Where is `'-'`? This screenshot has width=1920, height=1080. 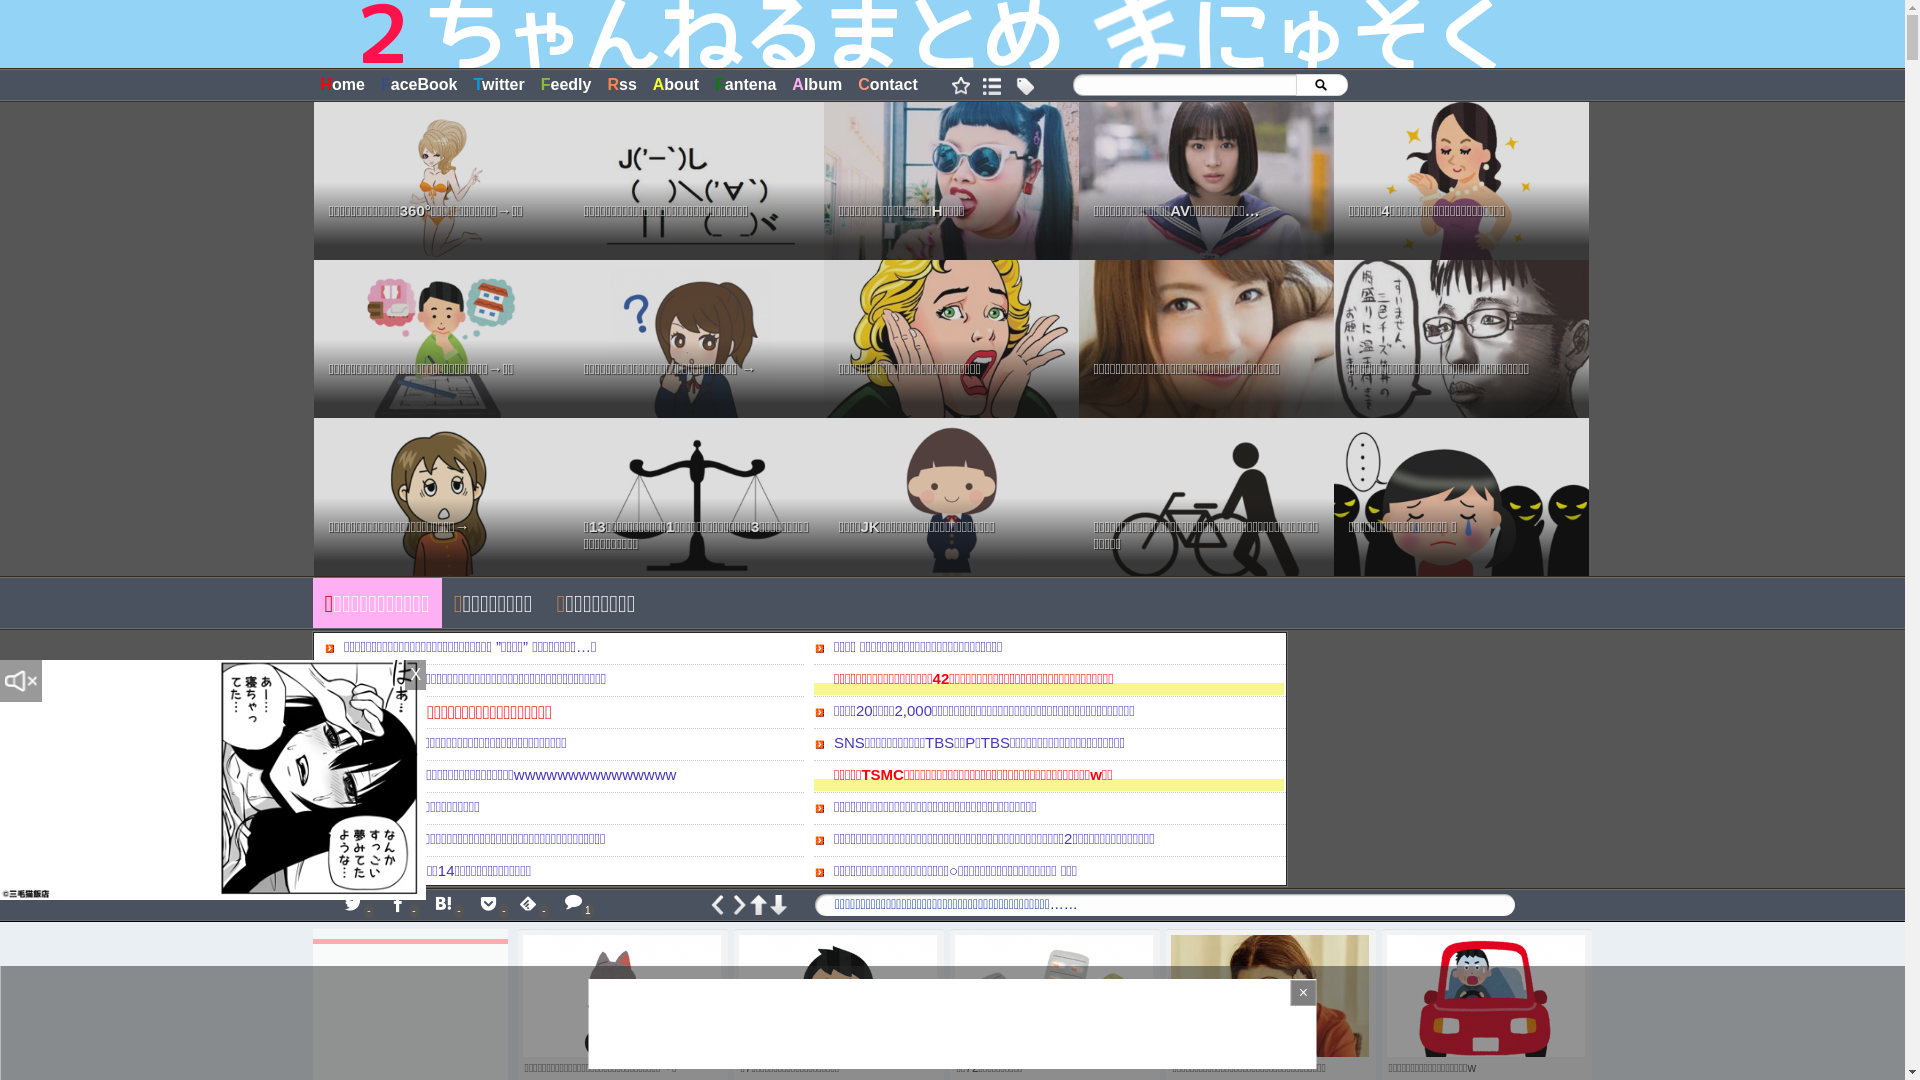 '-' is located at coordinates (355, 905).